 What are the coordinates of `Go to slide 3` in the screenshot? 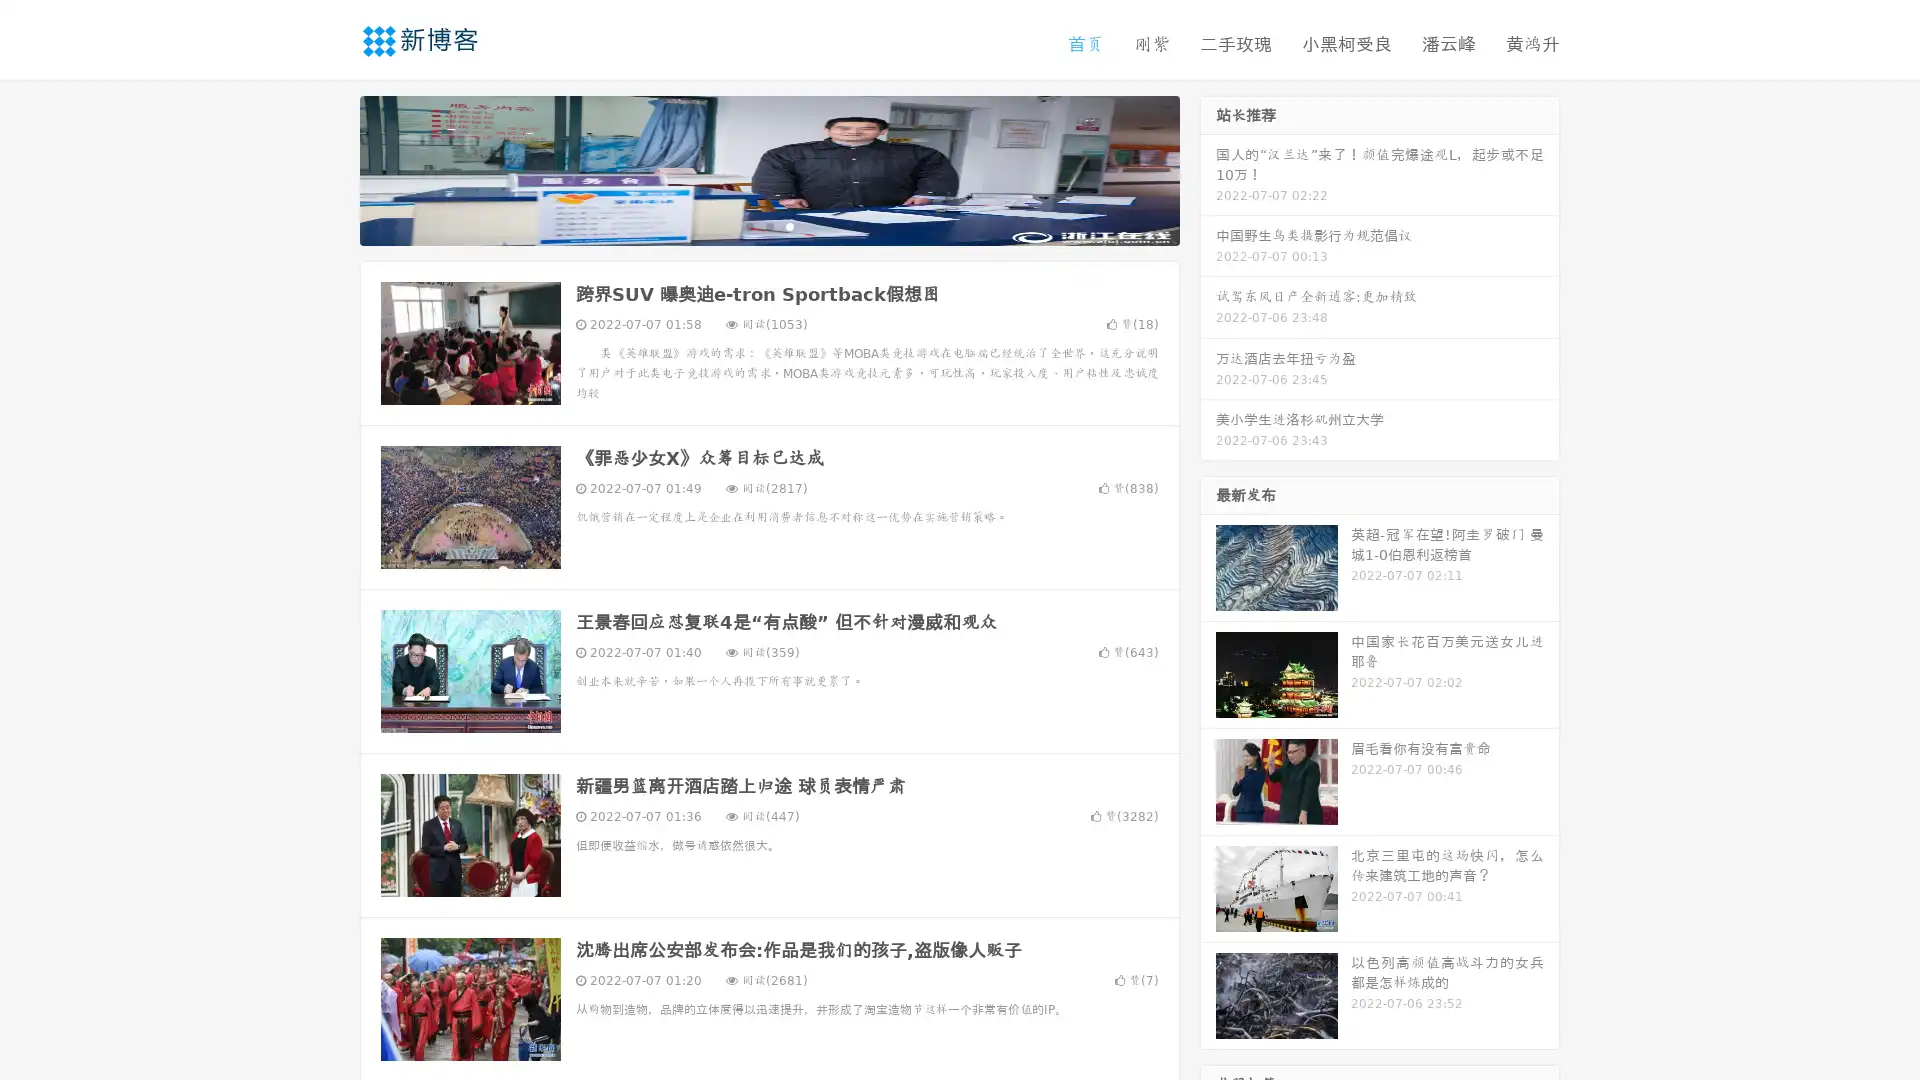 It's located at (789, 225).